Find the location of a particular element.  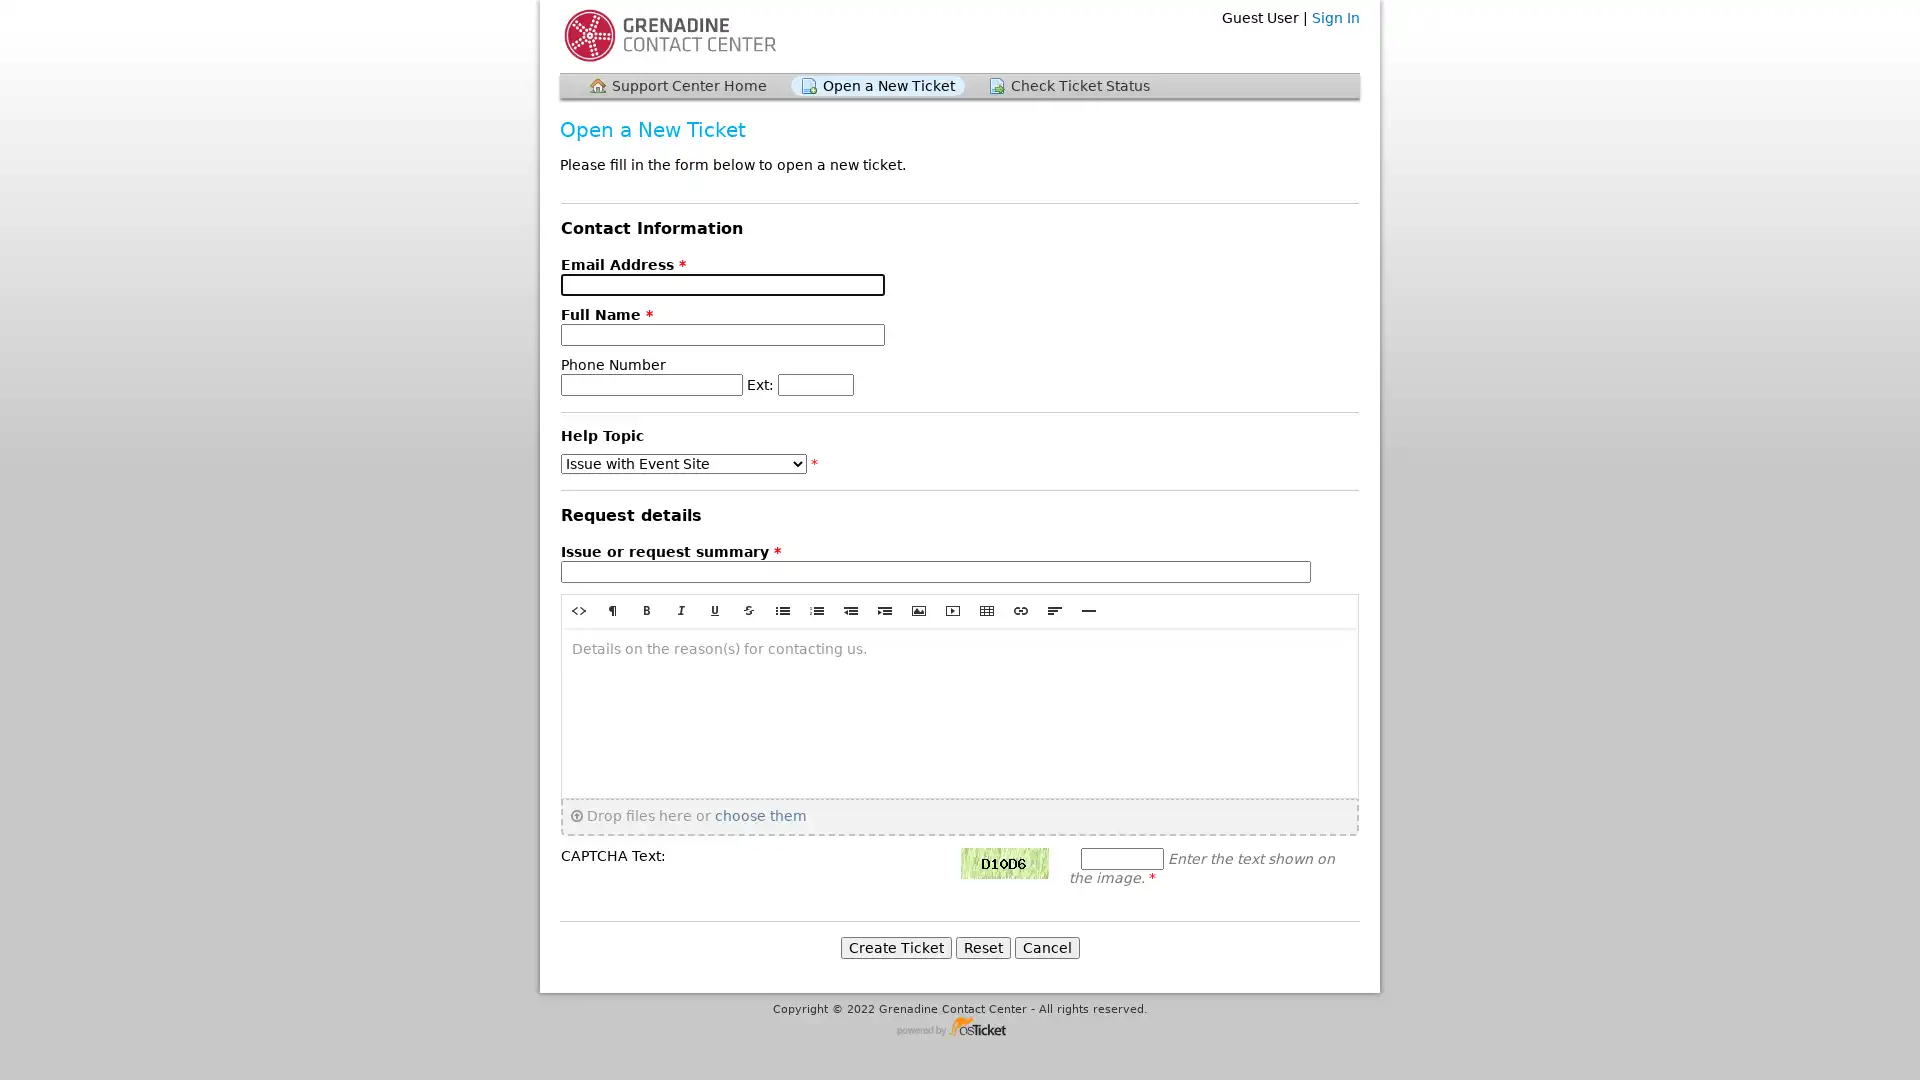

< Outdent is located at coordinates (850, 609).